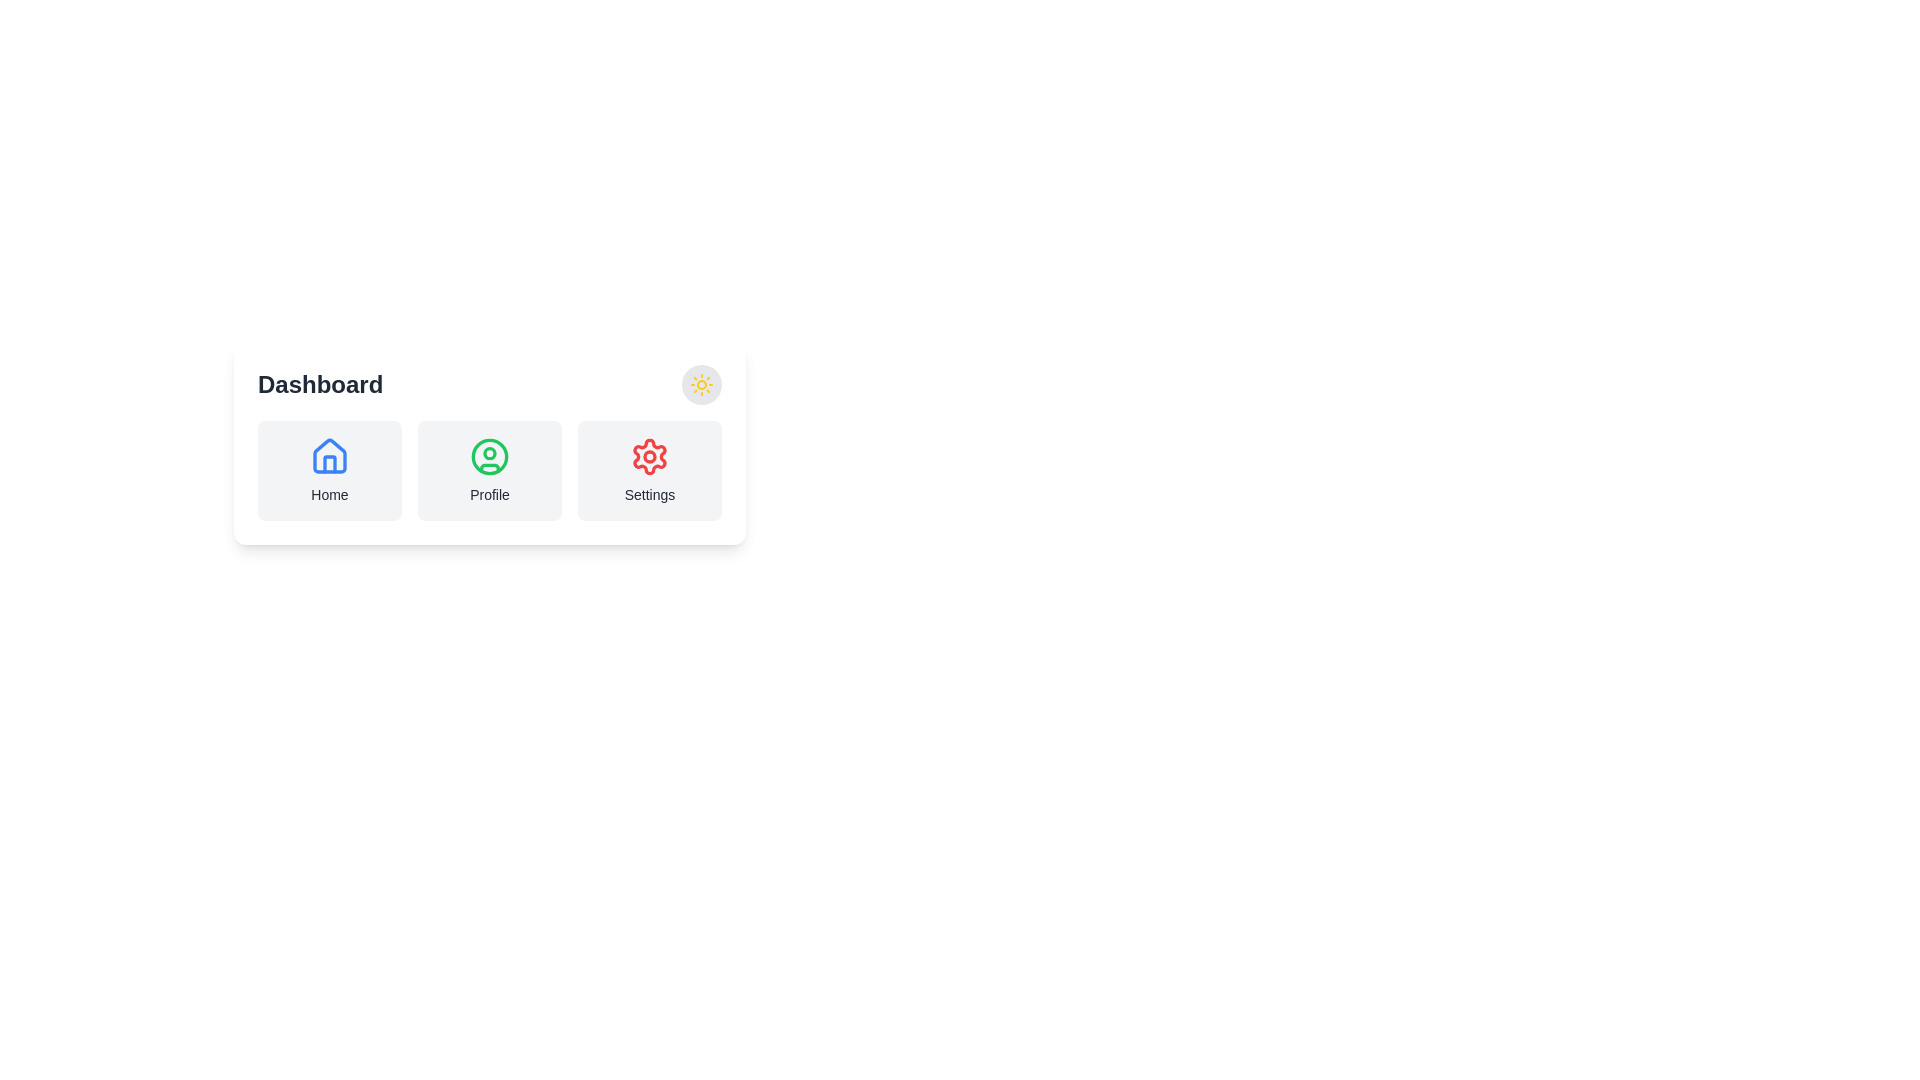  I want to click on the red gear icon in the bottom right corner of the card interface, so click(649, 456).